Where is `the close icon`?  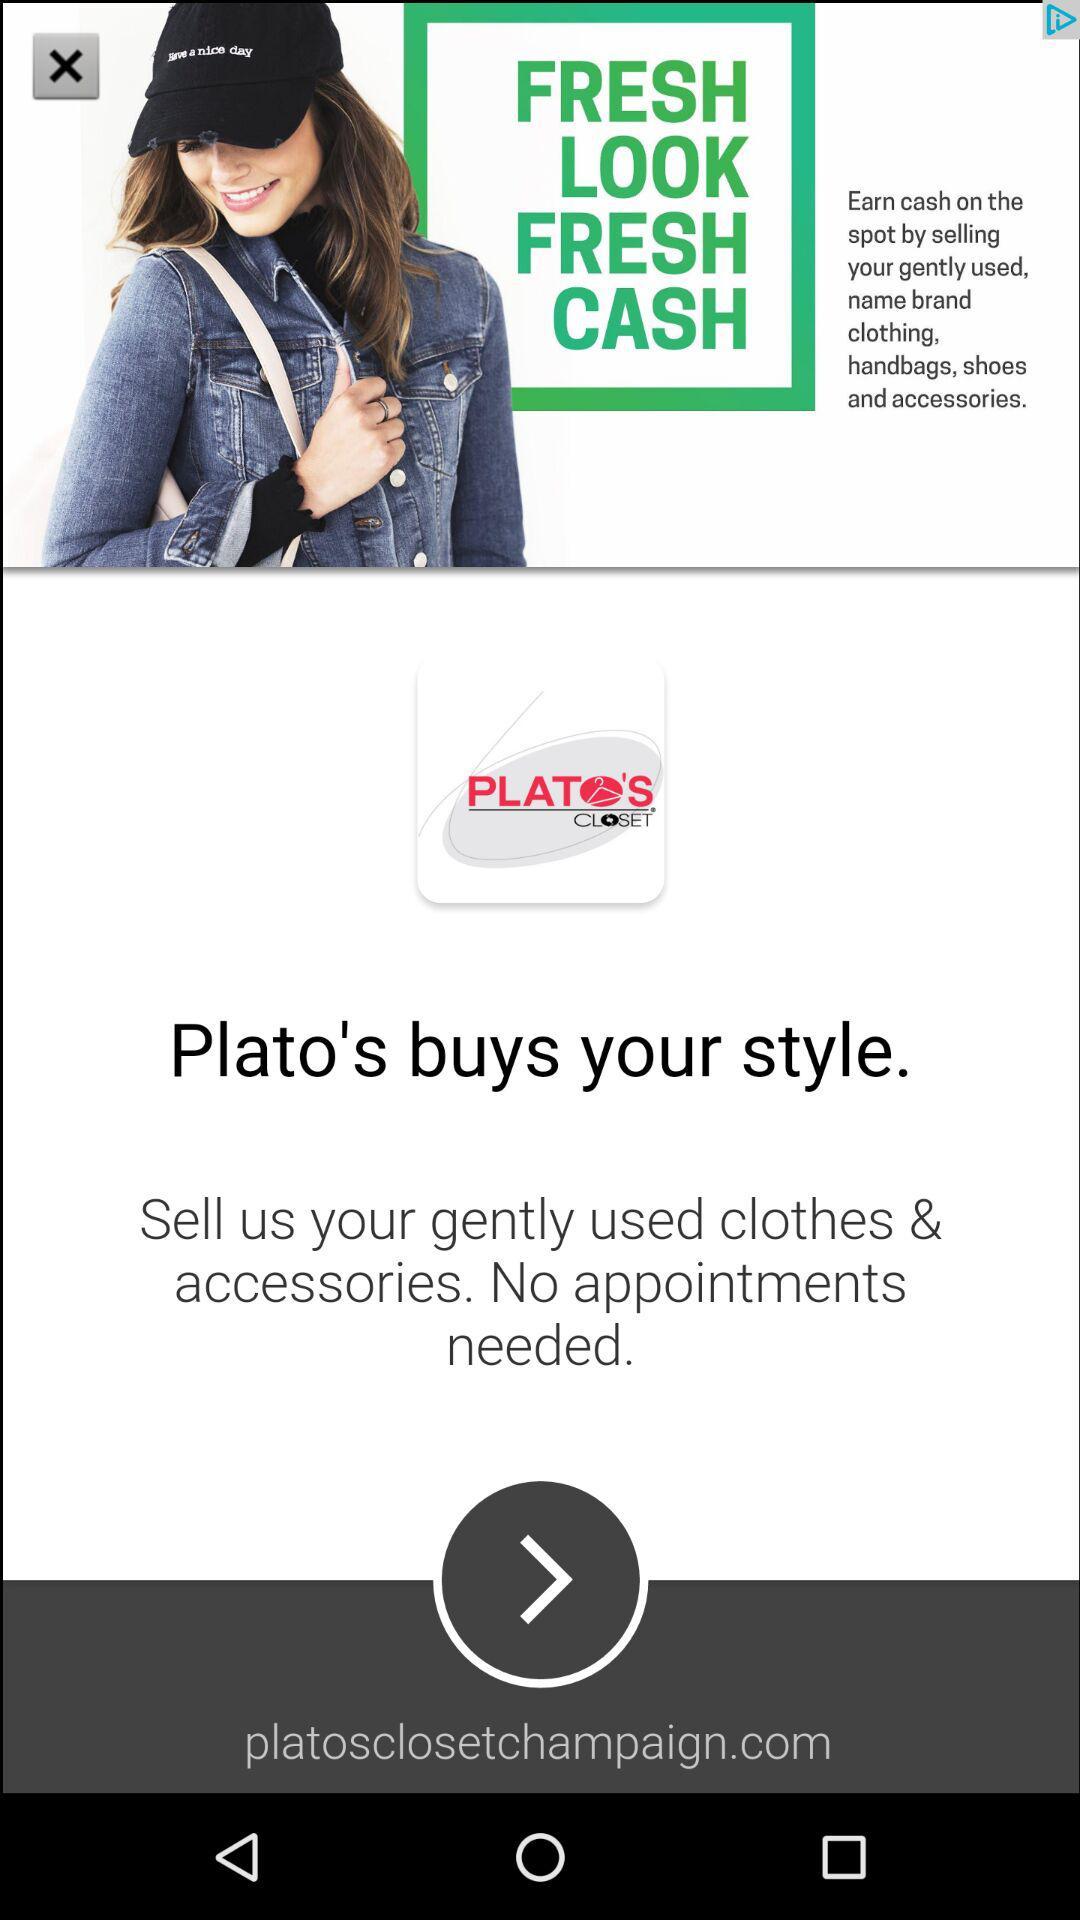 the close icon is located at coordinates (64, 70).